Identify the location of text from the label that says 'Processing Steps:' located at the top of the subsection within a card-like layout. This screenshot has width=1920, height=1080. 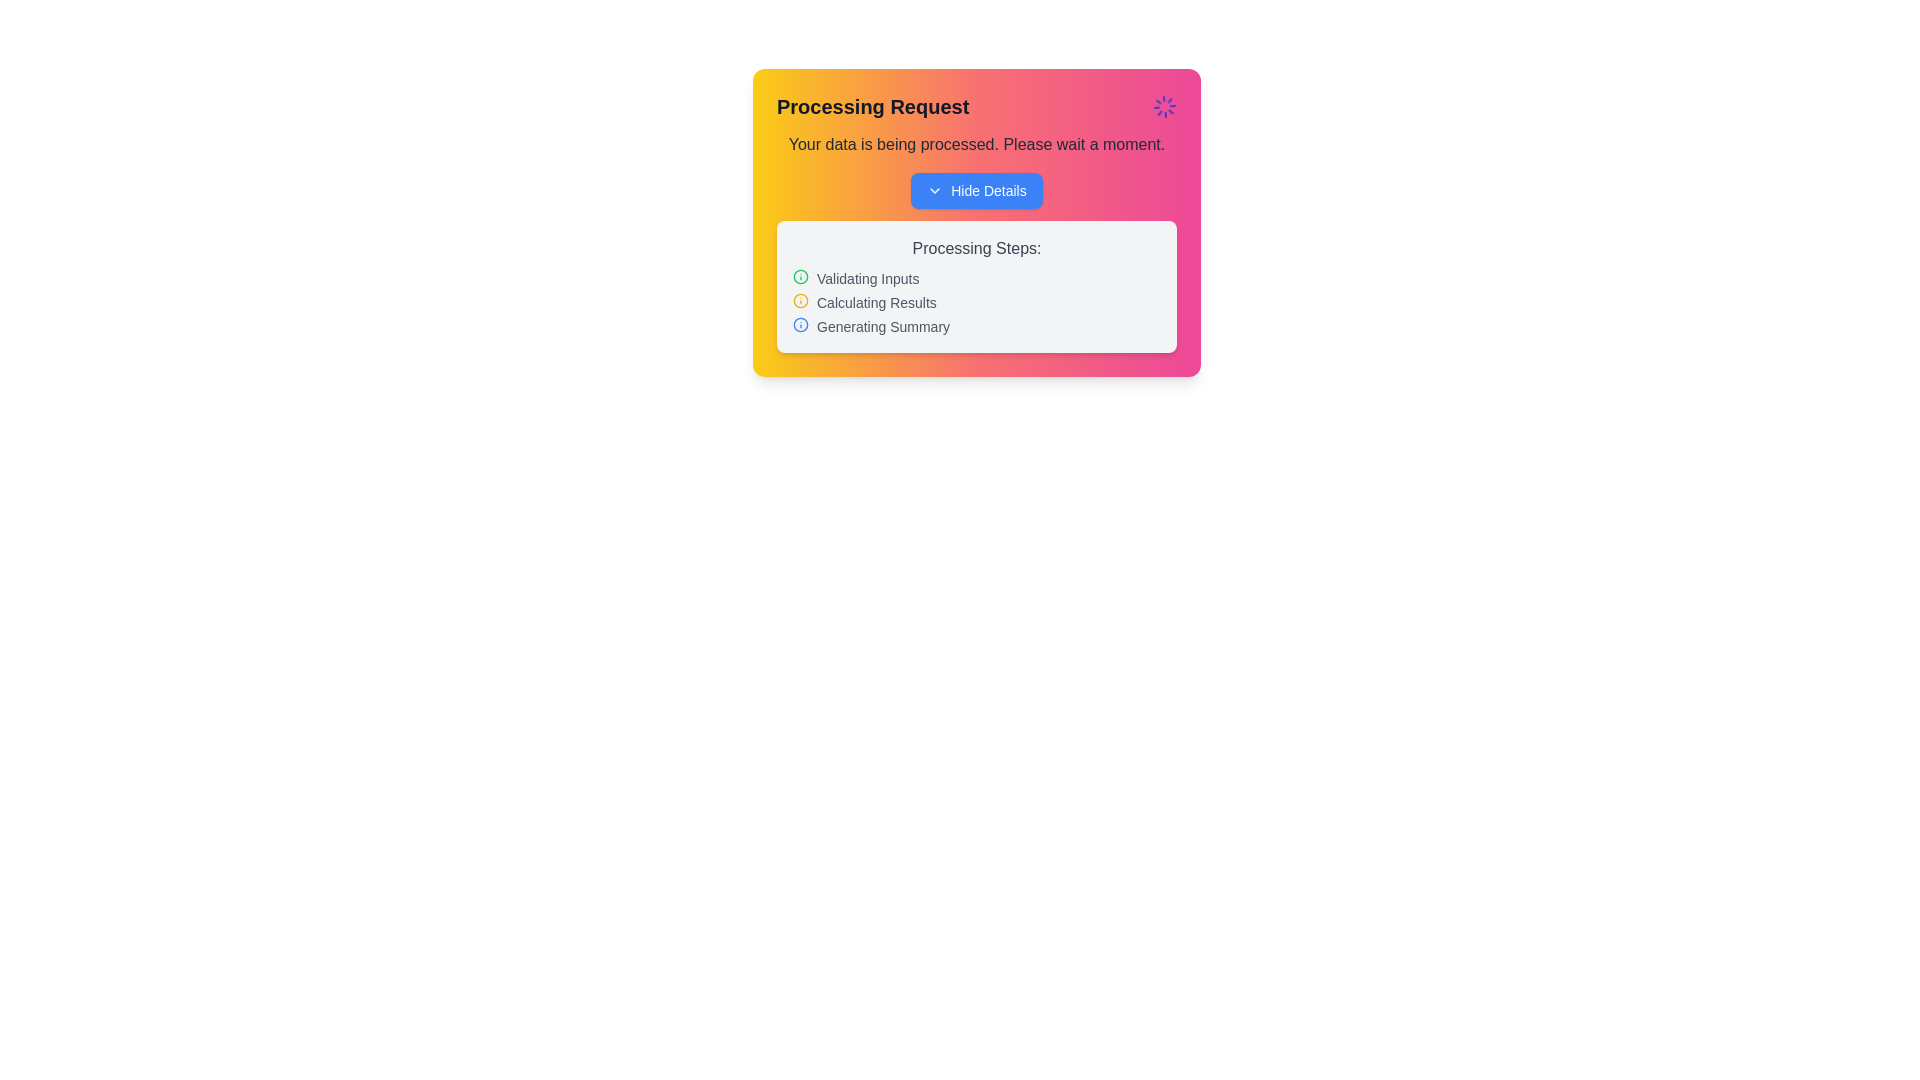
(977, 248).